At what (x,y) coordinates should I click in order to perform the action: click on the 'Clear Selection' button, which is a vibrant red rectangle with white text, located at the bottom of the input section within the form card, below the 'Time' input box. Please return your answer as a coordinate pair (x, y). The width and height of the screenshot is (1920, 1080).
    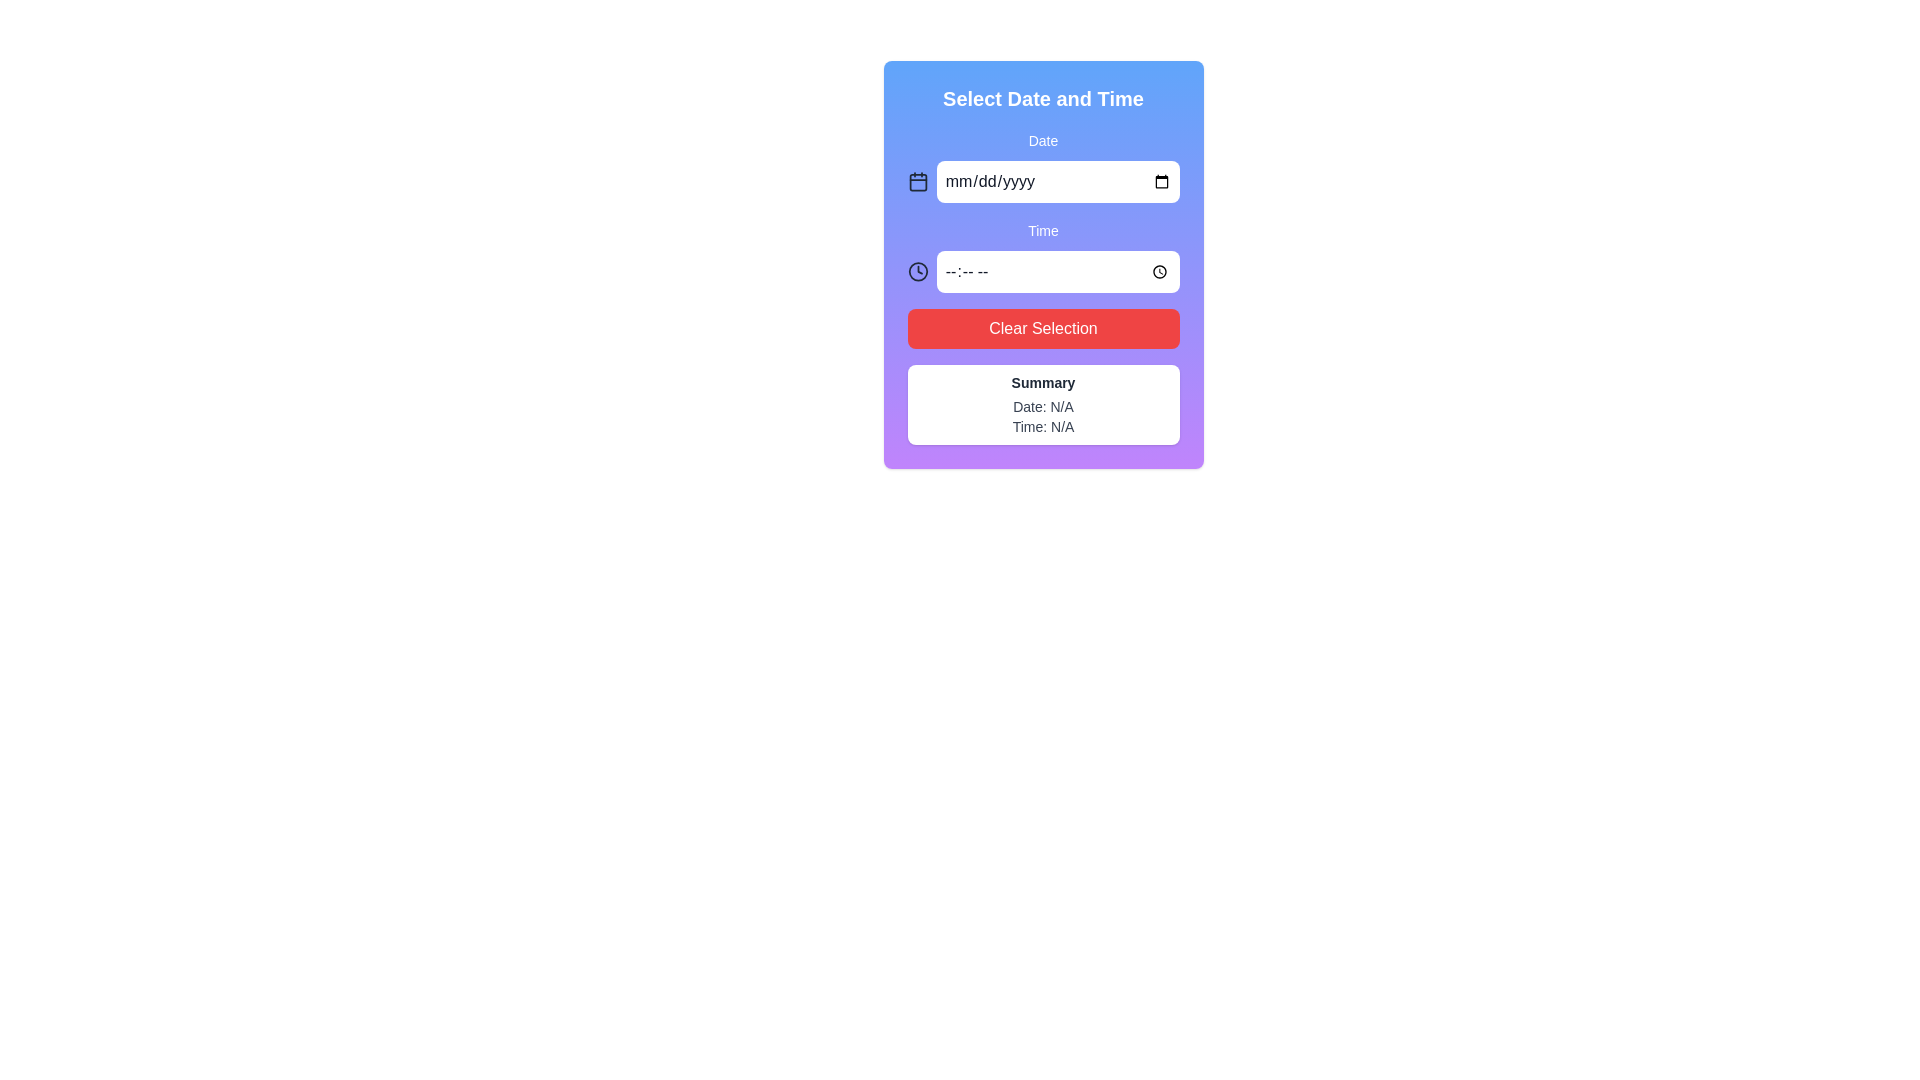
    Looking at the image, I should click on (1042, 327).